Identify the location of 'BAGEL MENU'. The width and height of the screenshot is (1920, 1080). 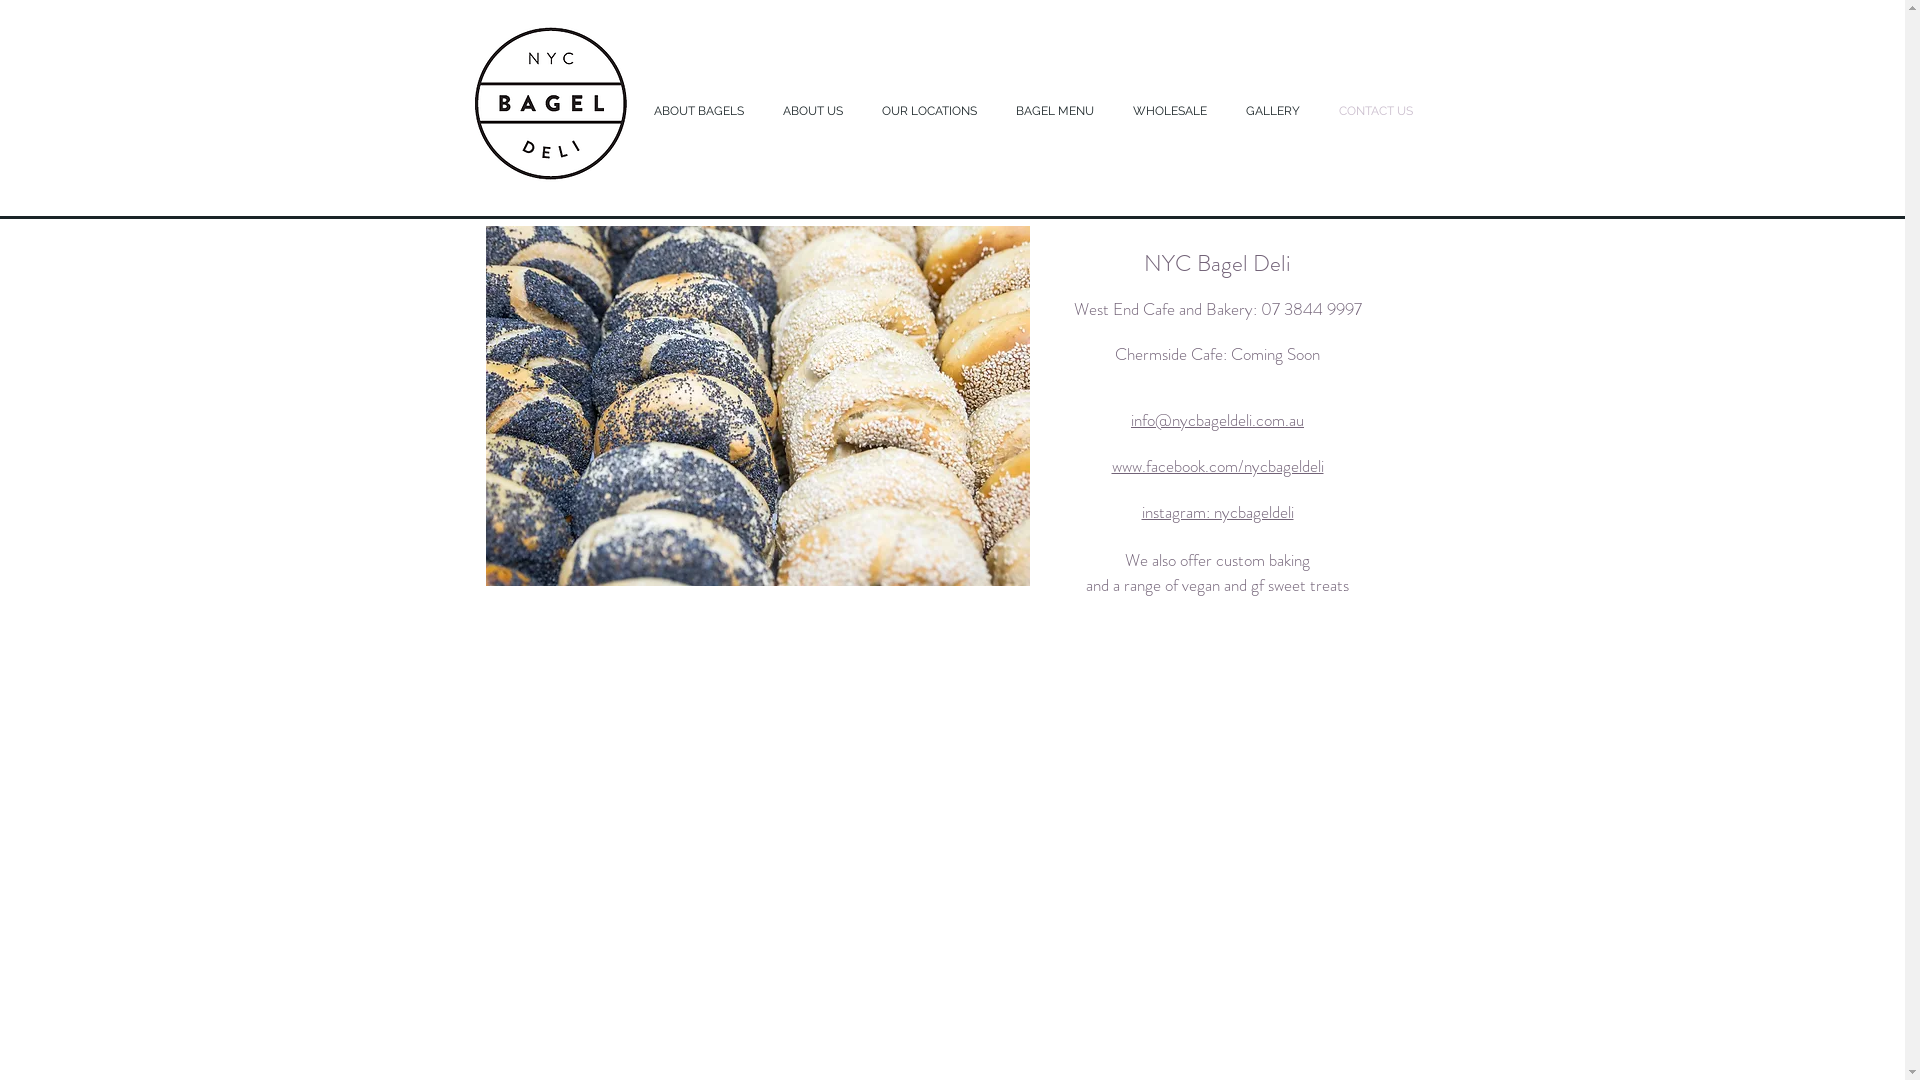
(1057, 111).